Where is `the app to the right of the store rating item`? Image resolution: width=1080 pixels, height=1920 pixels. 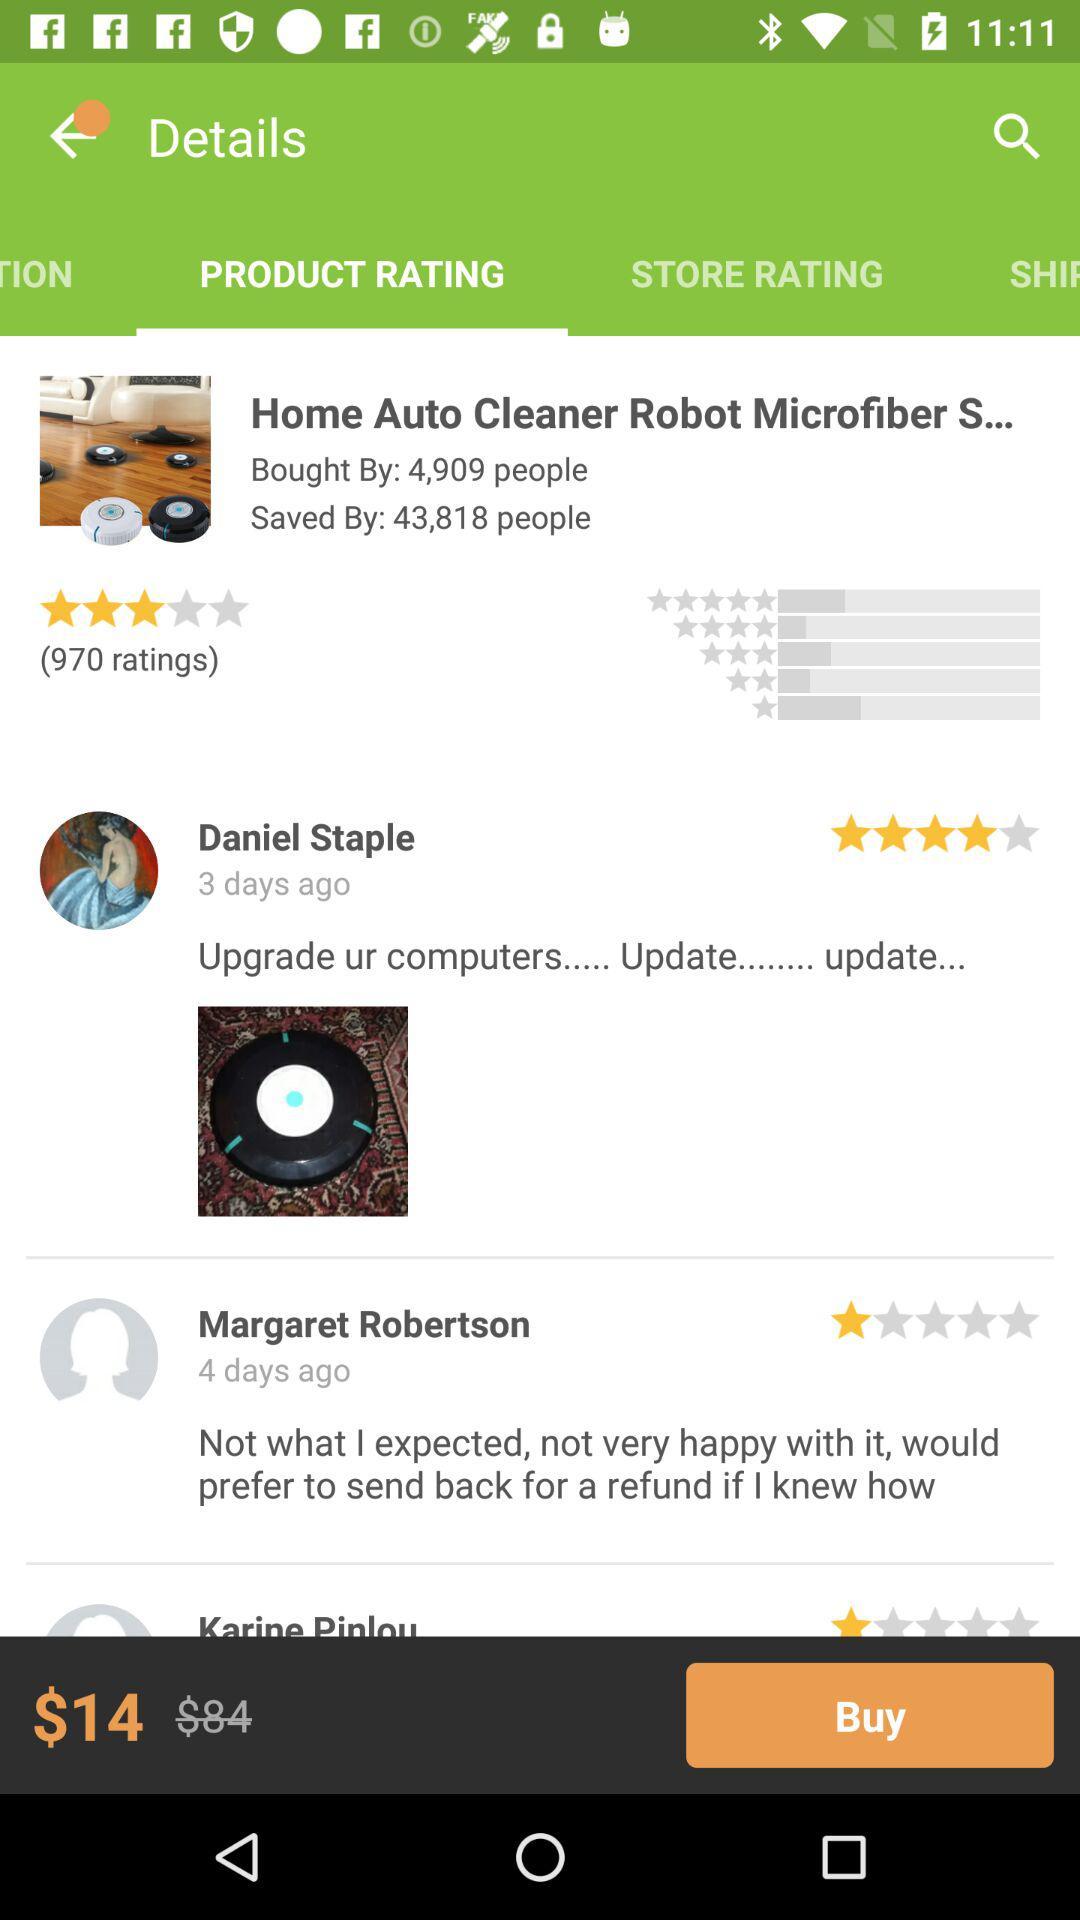 the app to the right of the store rating item is located at coordinates (1017, 135).